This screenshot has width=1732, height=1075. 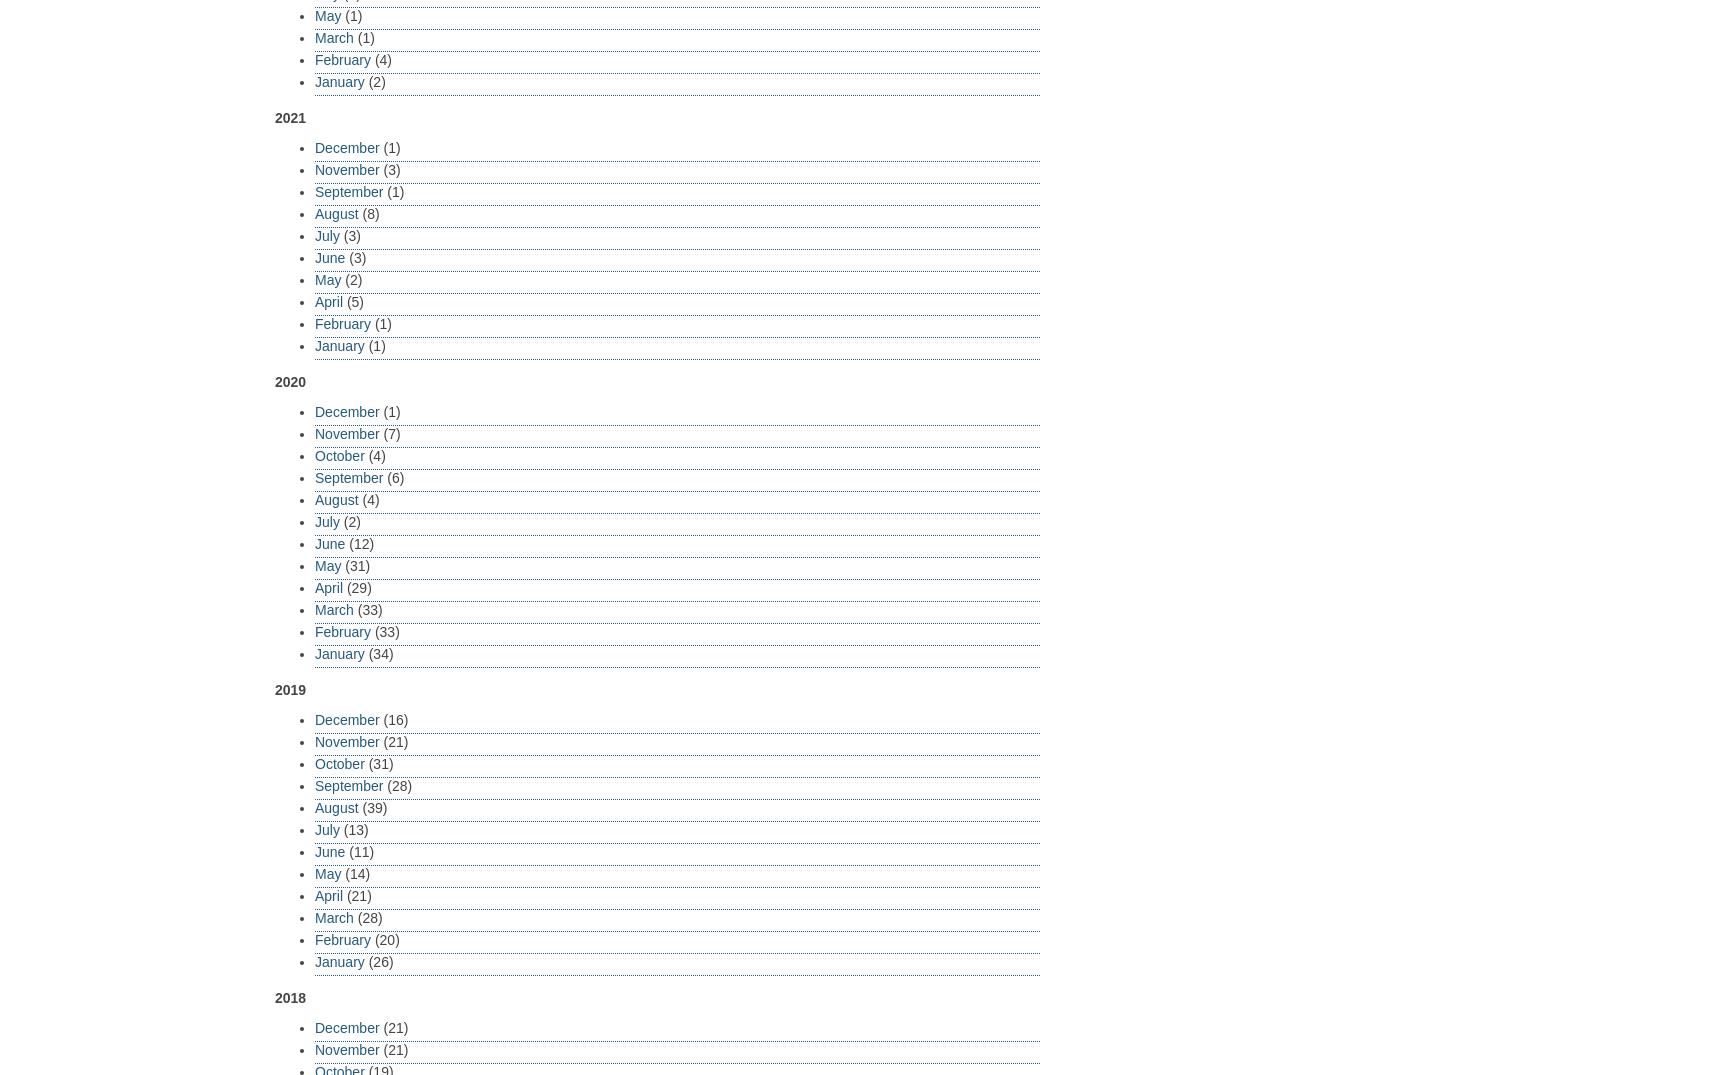 I want to click on '2018', so click(x=289, y=995).